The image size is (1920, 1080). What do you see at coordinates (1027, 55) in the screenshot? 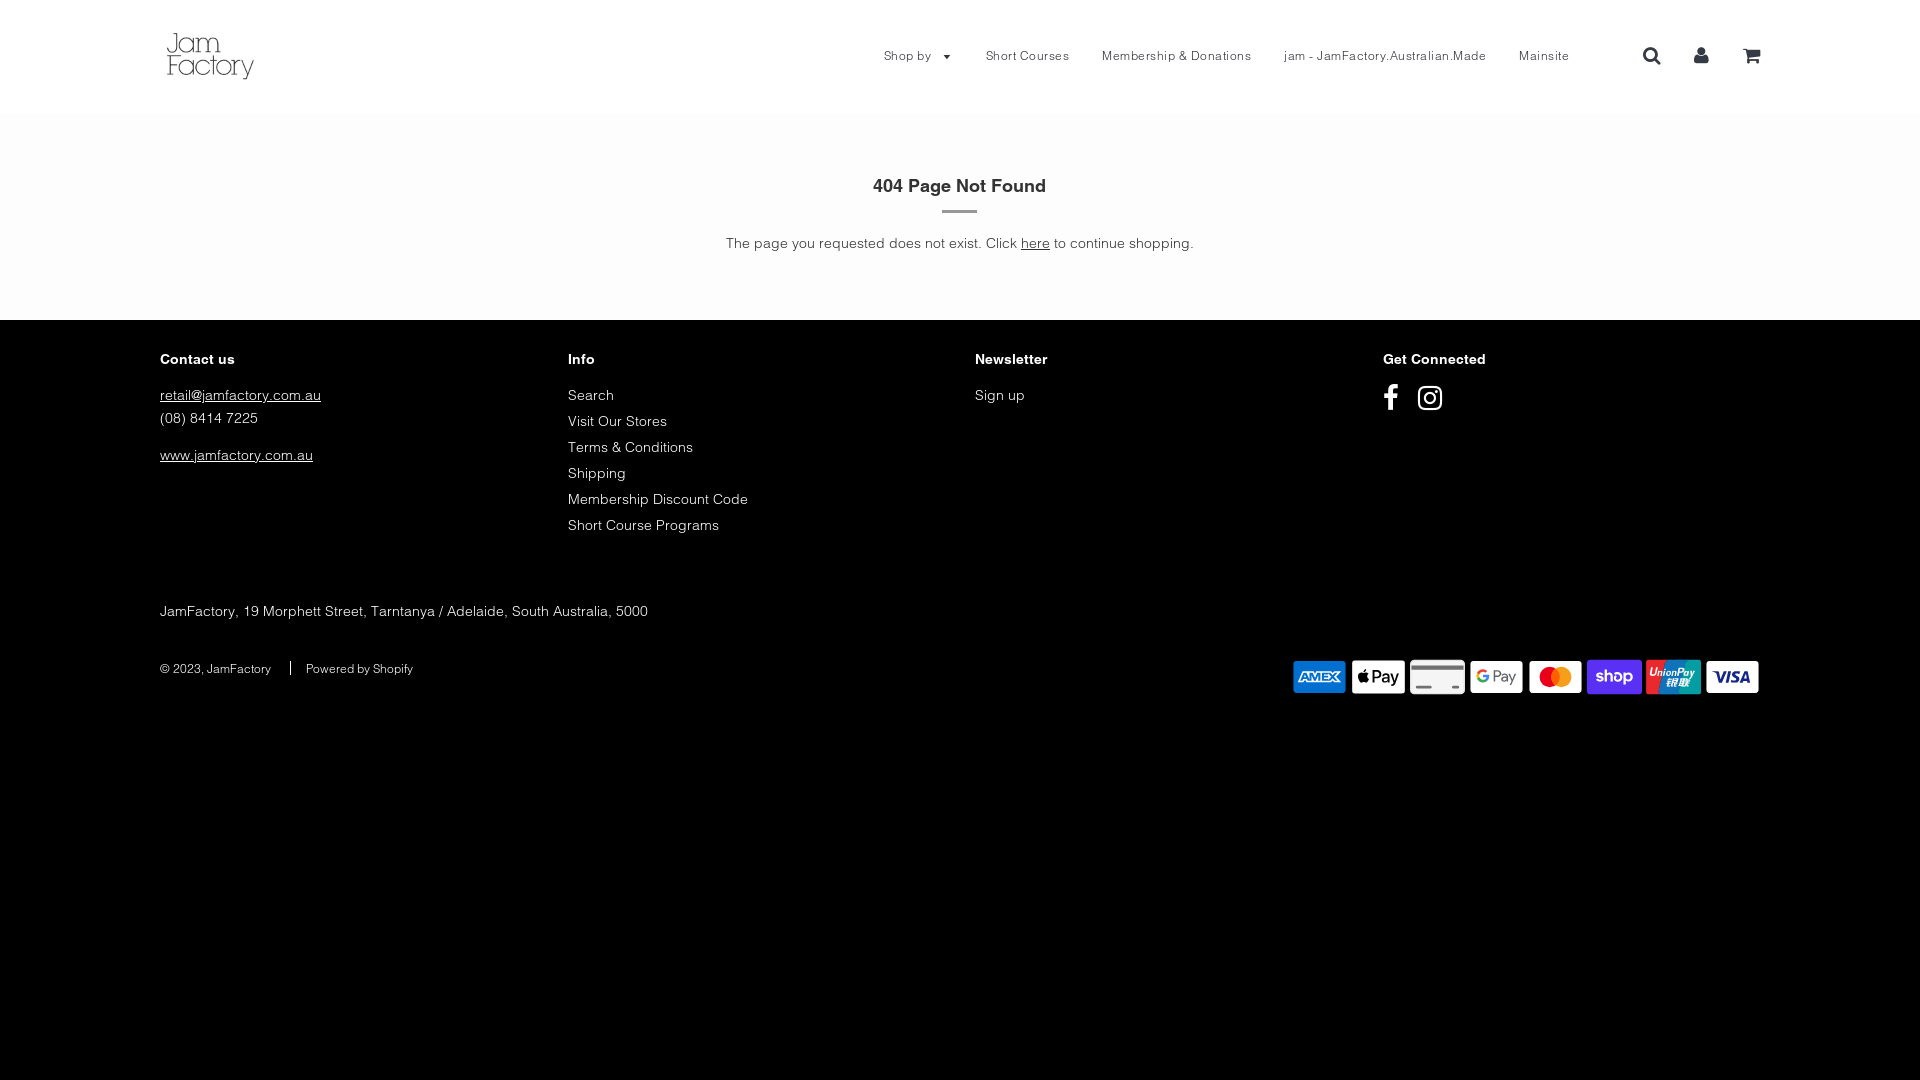
I see `'Short Courses'` at bounding box center [1027, 55].